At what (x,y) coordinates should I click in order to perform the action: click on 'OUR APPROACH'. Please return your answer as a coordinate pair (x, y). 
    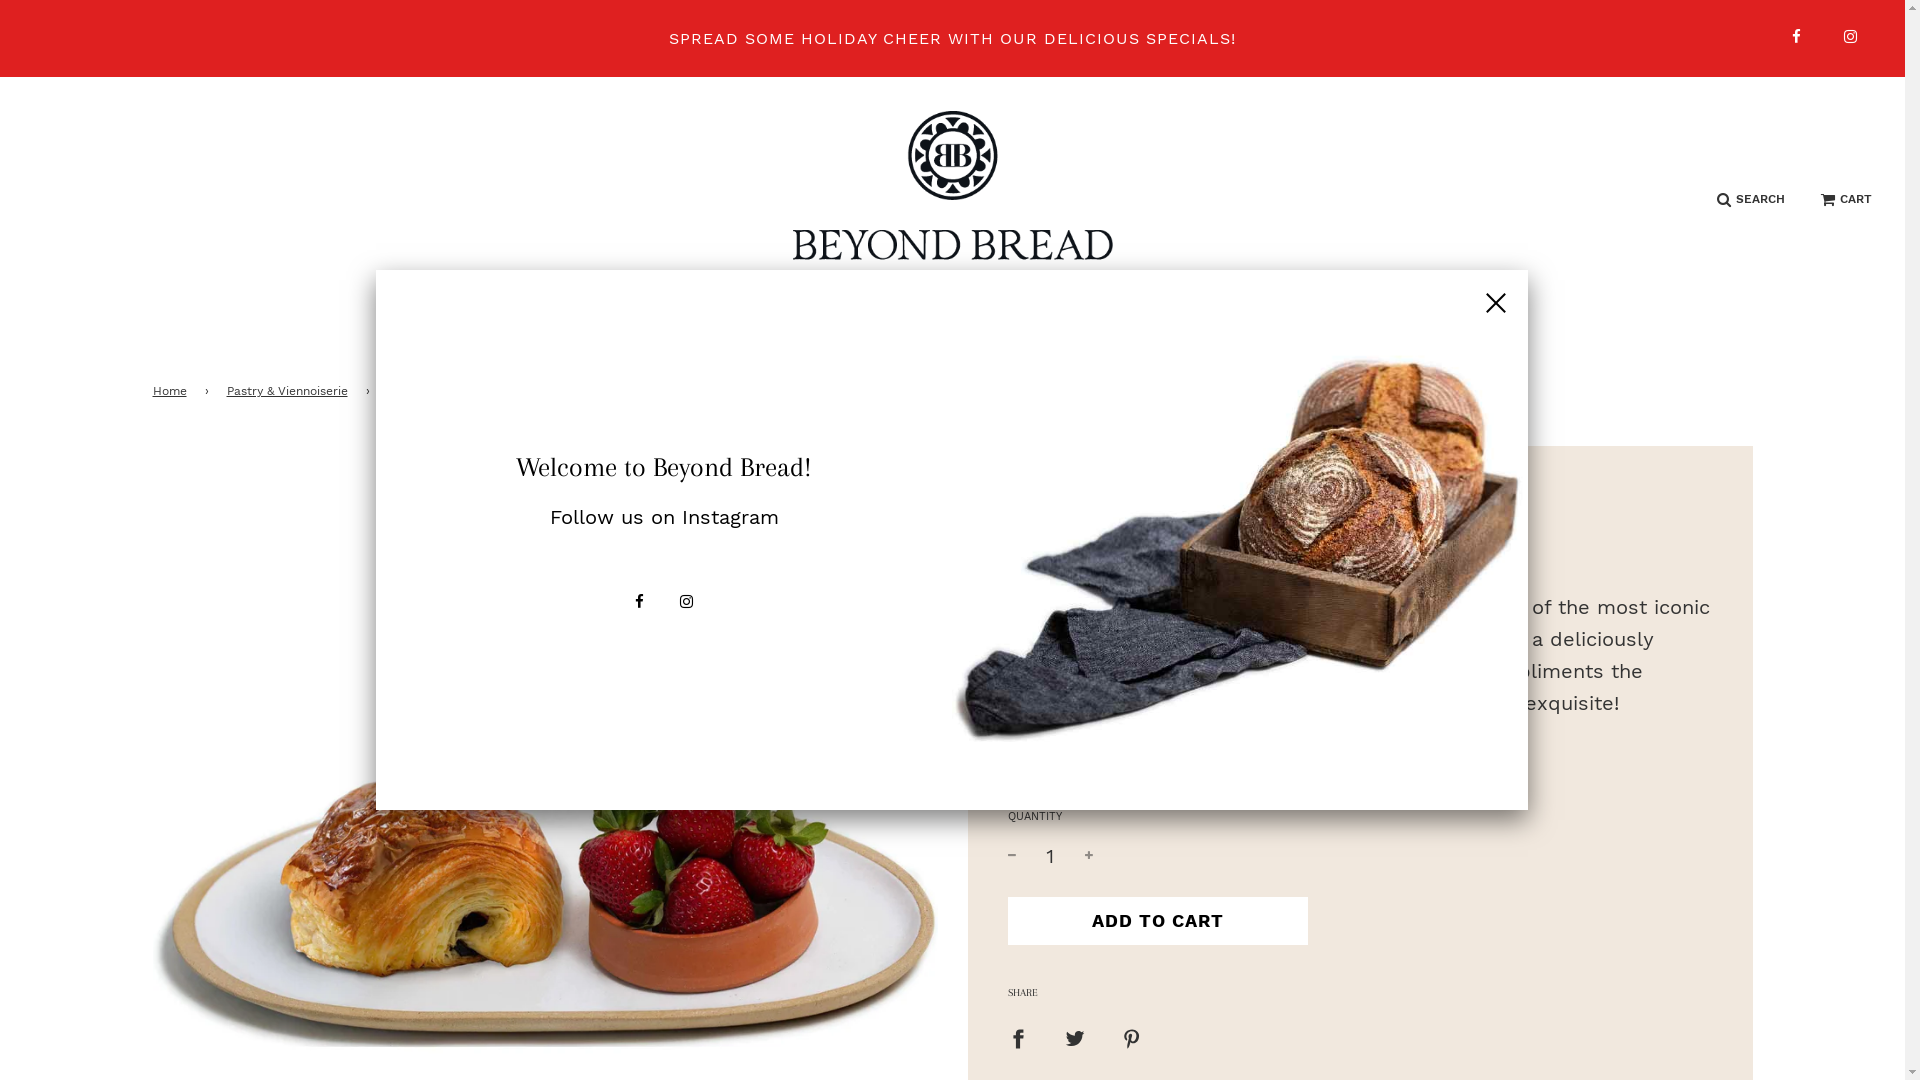
    Looking at the image, I should click on (1255, 332).